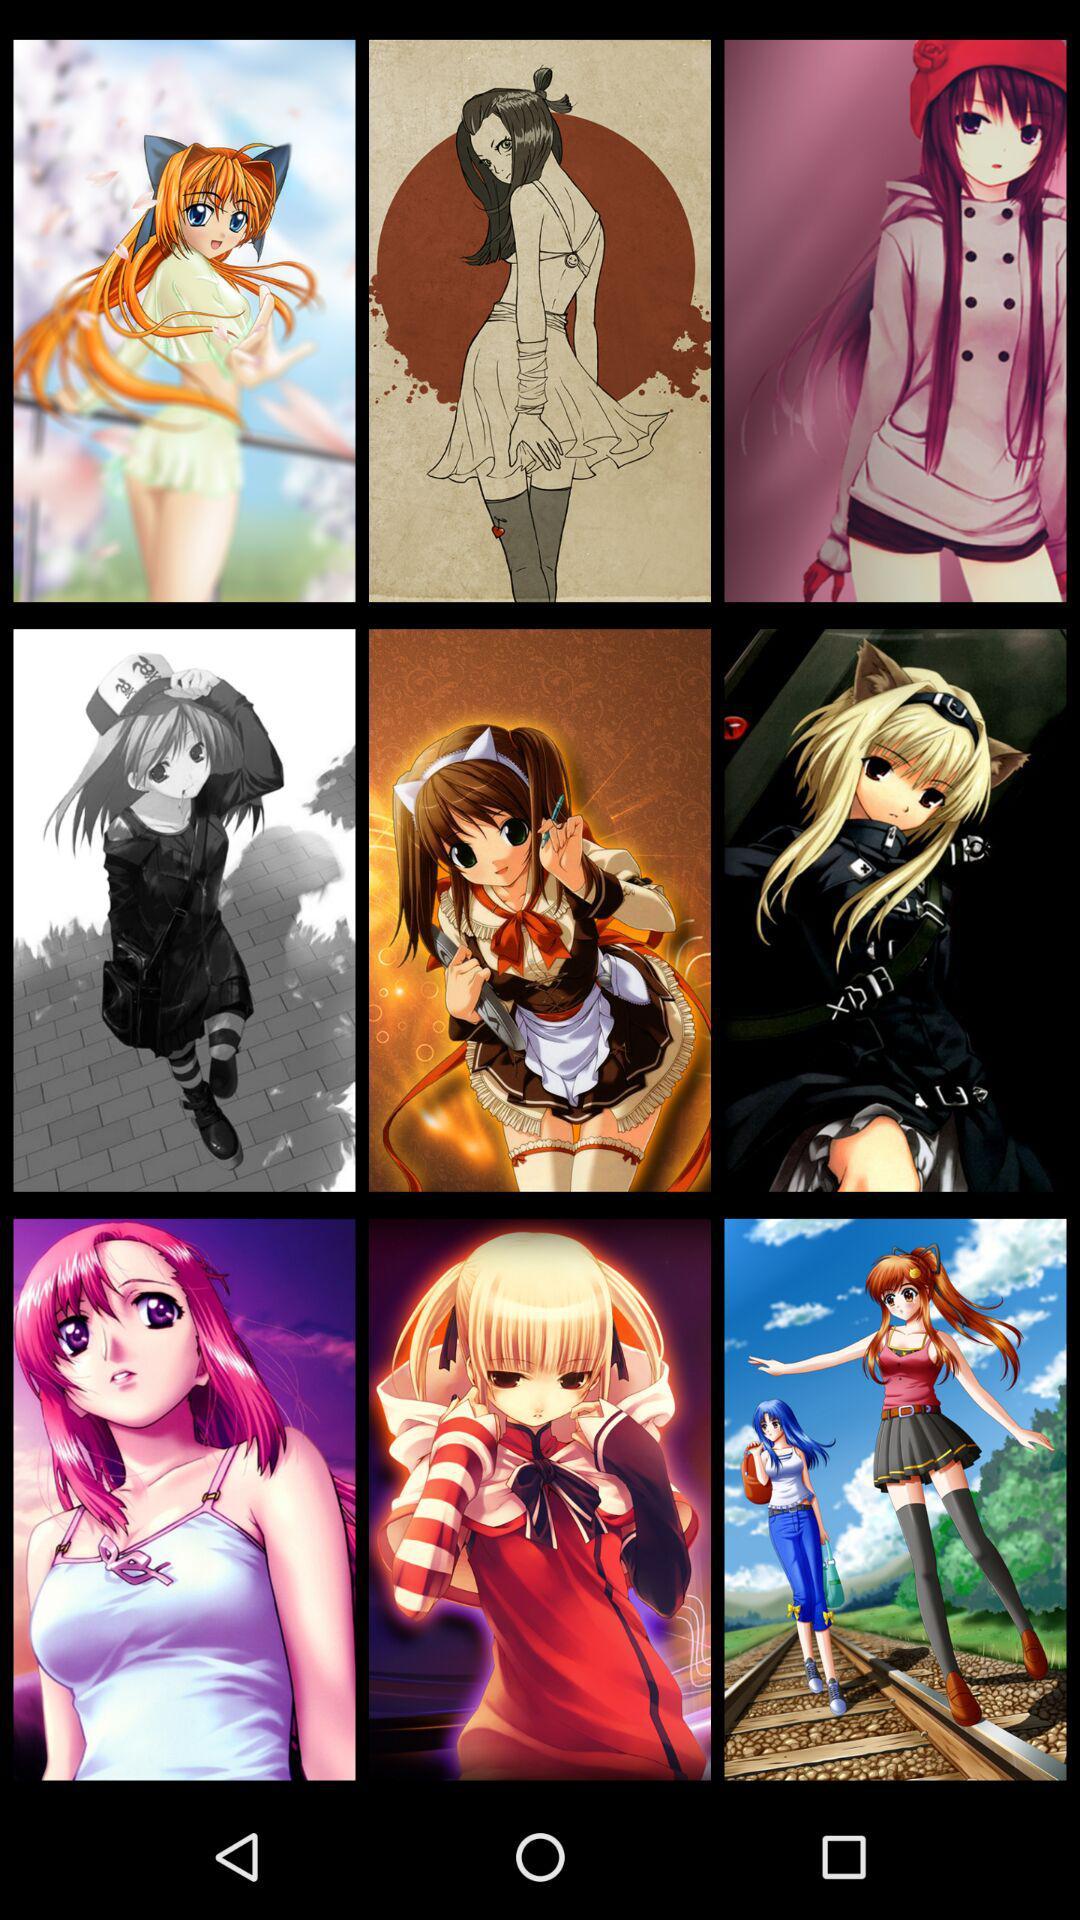 Image resolution: width=1080 pixels, height=1920 pixels. What do you see at coordinates (540, 1499) in the screenshot?
I see `character` at bounding box center [540, 1499].